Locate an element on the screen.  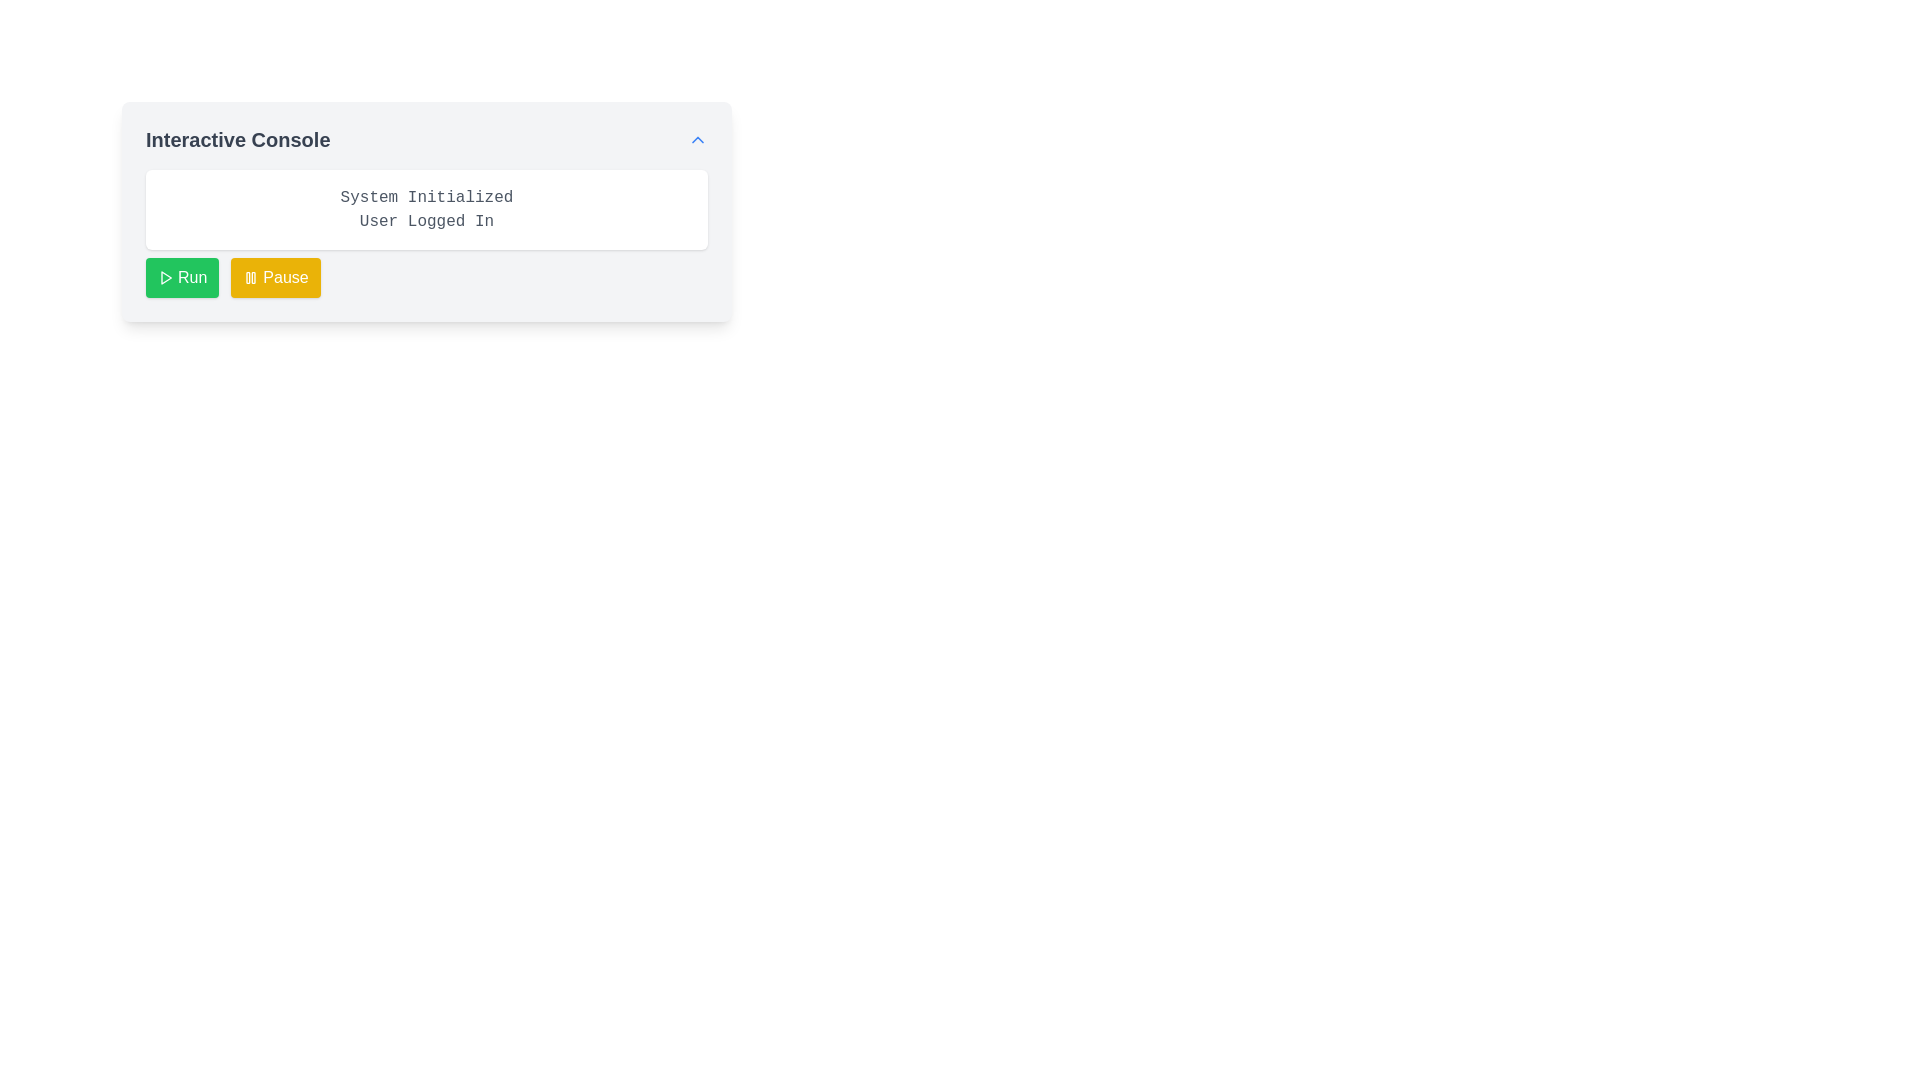
the left vertical rectangular bar with rounded edges of the SVG icon located in the middle-left region of the interface frame is located at coordinates (247, 277).